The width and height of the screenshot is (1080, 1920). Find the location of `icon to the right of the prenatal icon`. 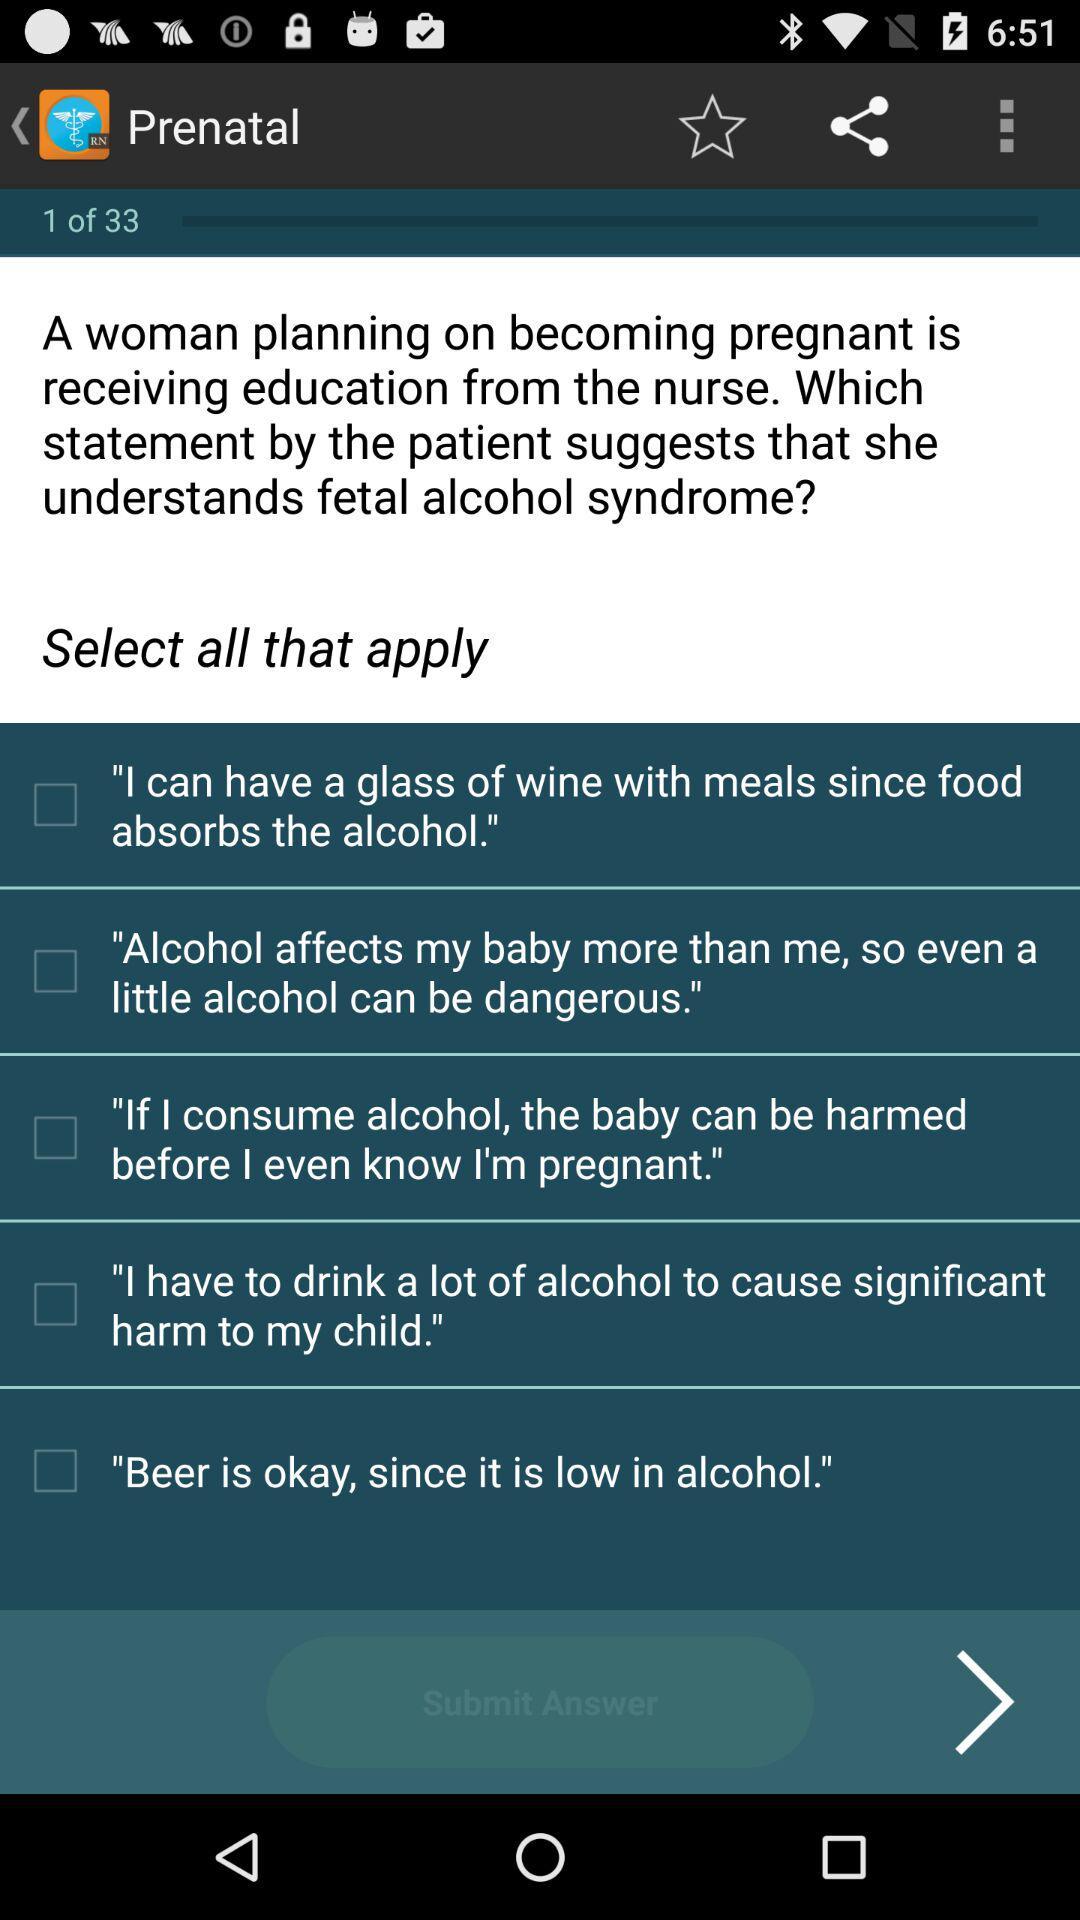

icon to the right of the prenatal icon is located at coordinates (711, 124).